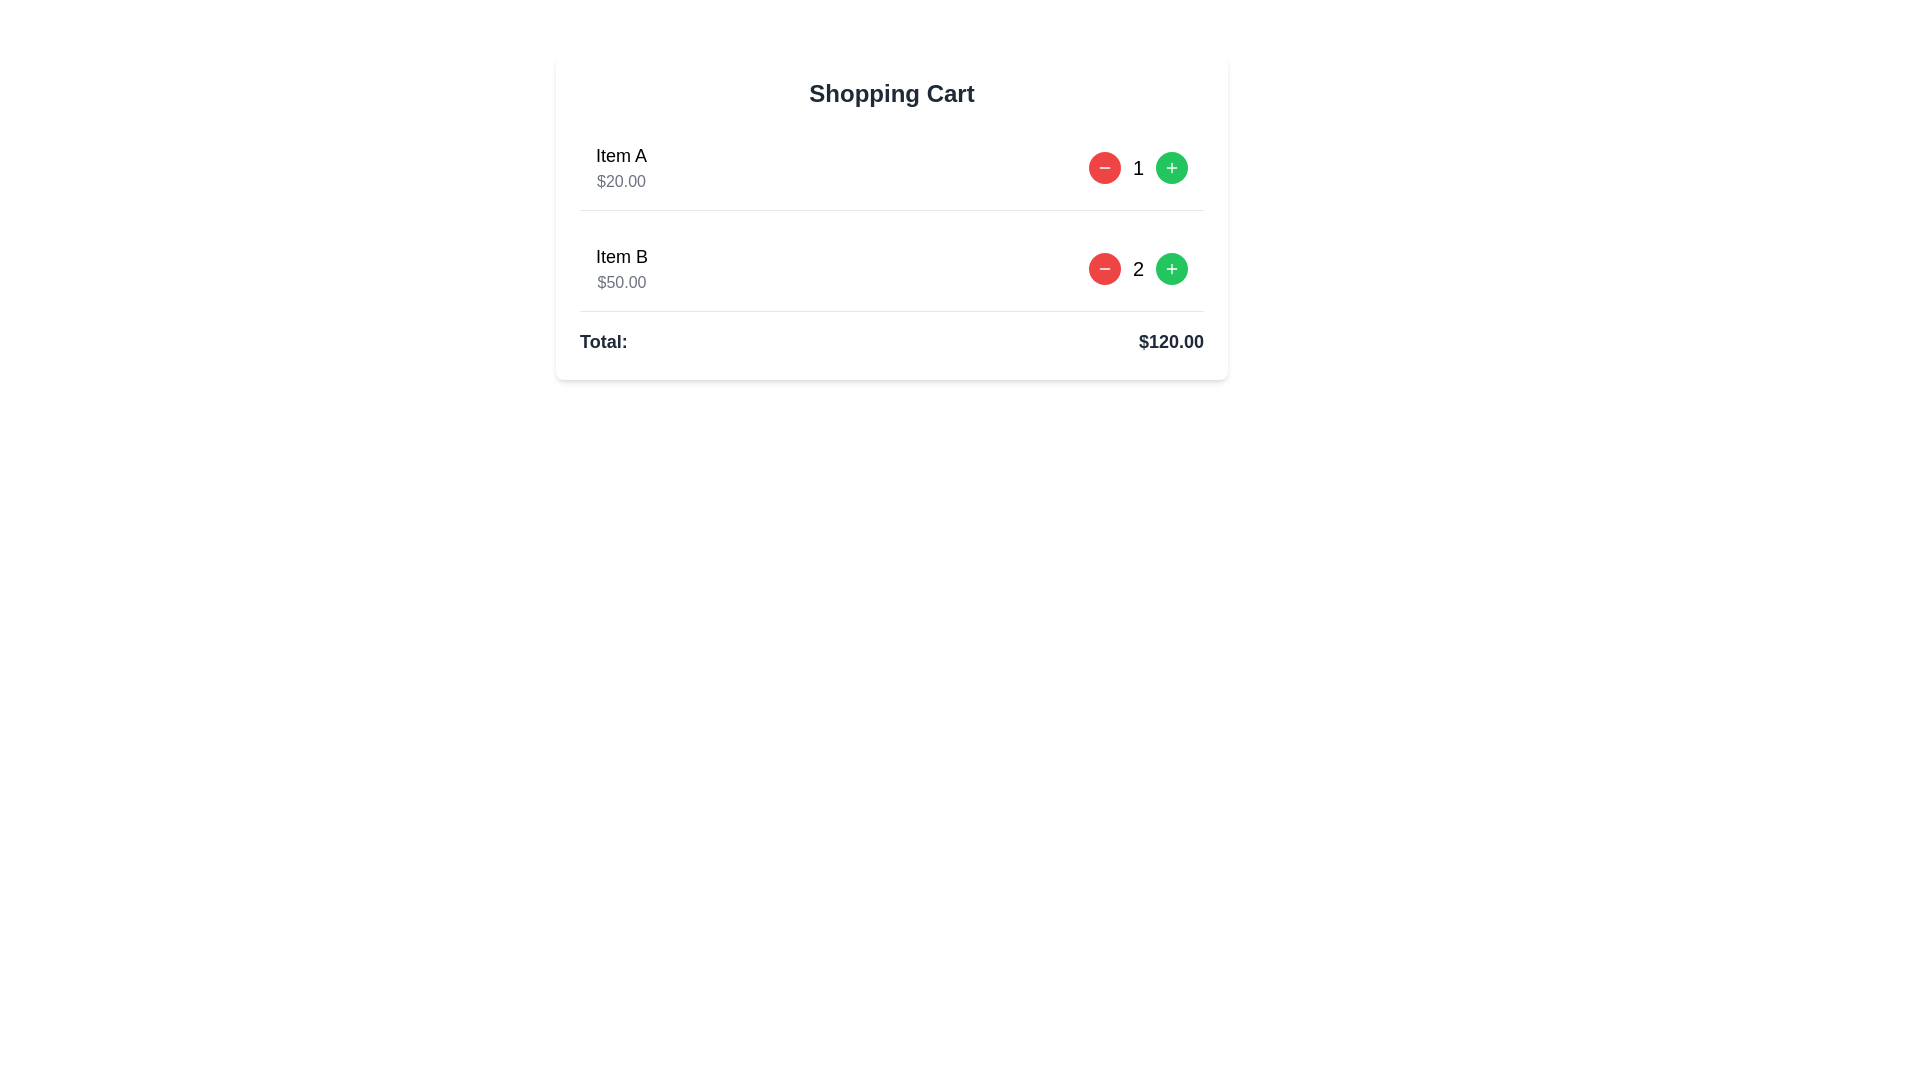 The image size is (1920, 1080). What do you see at coordinates (620, 167) in the screenshot?
I see `text from the label displaying 'Item A' and '$20.00' in the shopping cart's first item section` at bounding box center [620, 167].